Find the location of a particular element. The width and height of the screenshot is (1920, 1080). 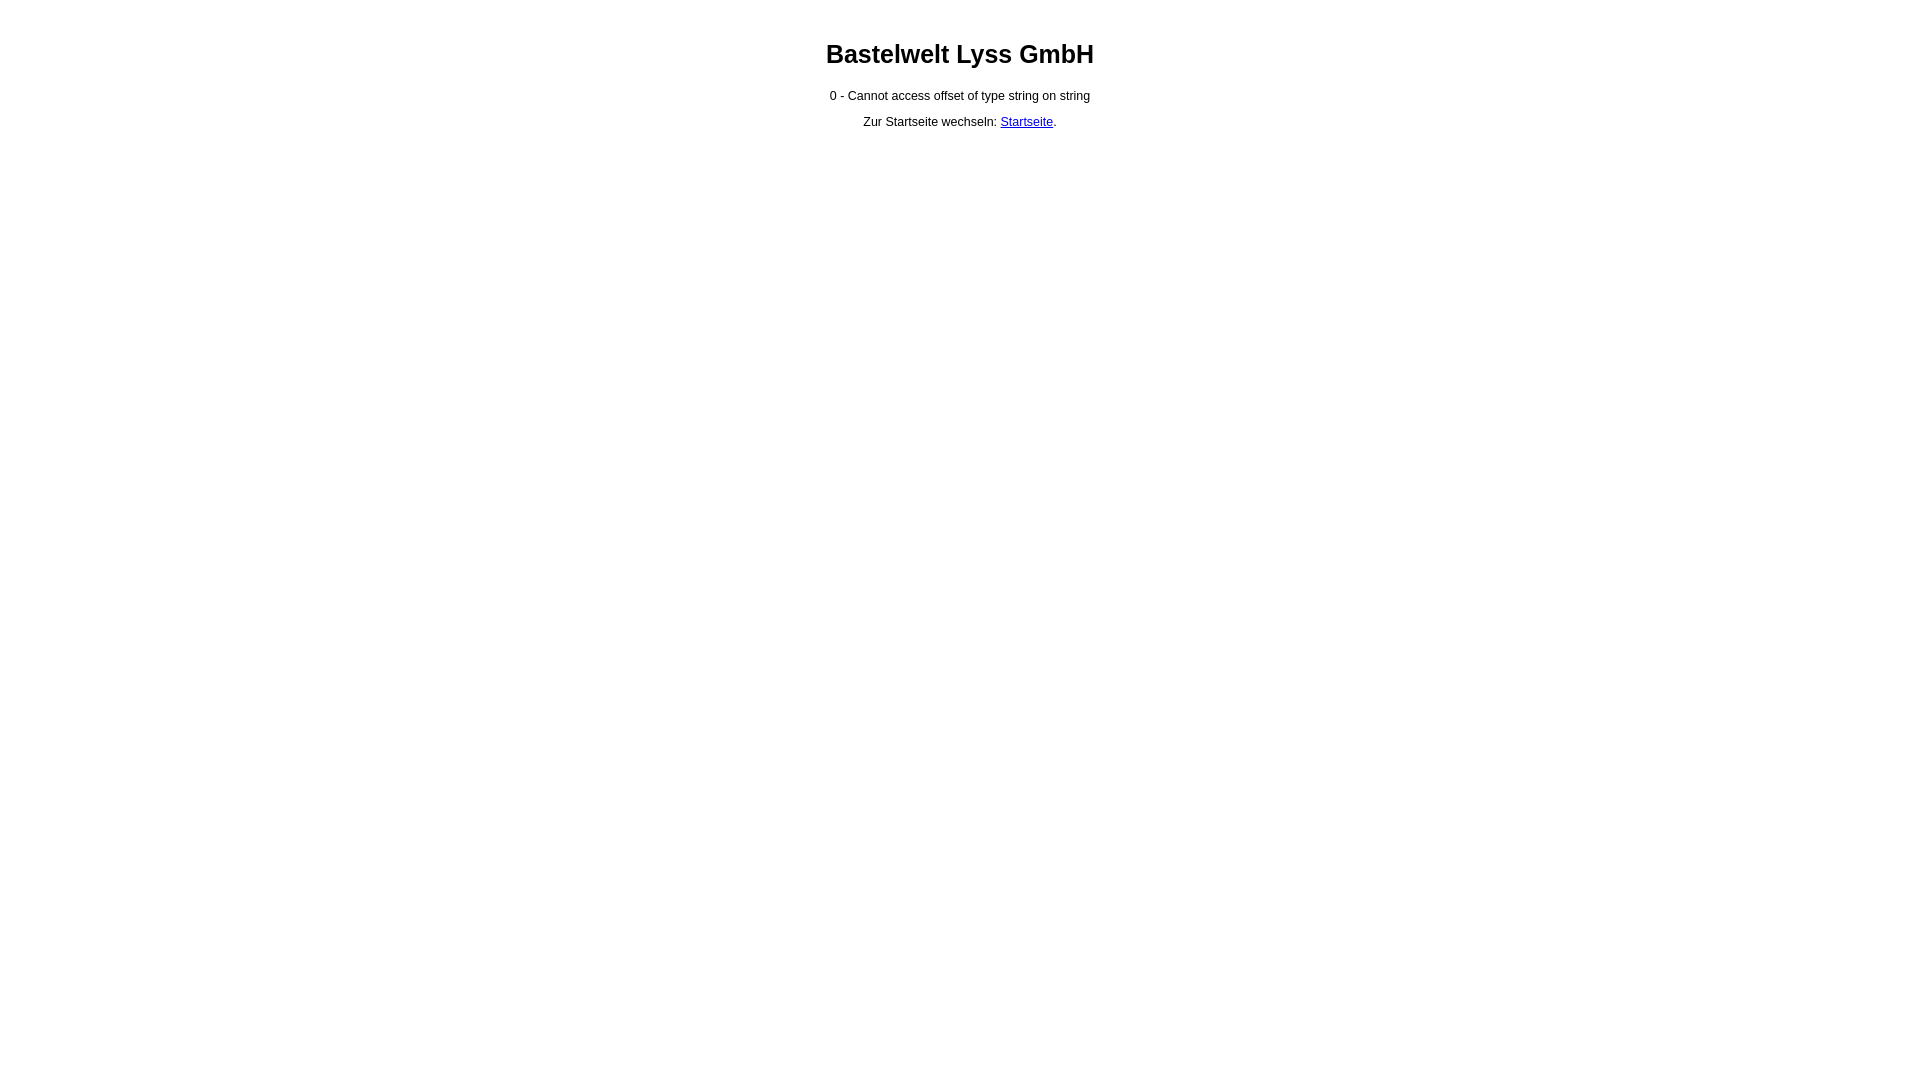

'Startseite' is located at coordinates (1027, 122).